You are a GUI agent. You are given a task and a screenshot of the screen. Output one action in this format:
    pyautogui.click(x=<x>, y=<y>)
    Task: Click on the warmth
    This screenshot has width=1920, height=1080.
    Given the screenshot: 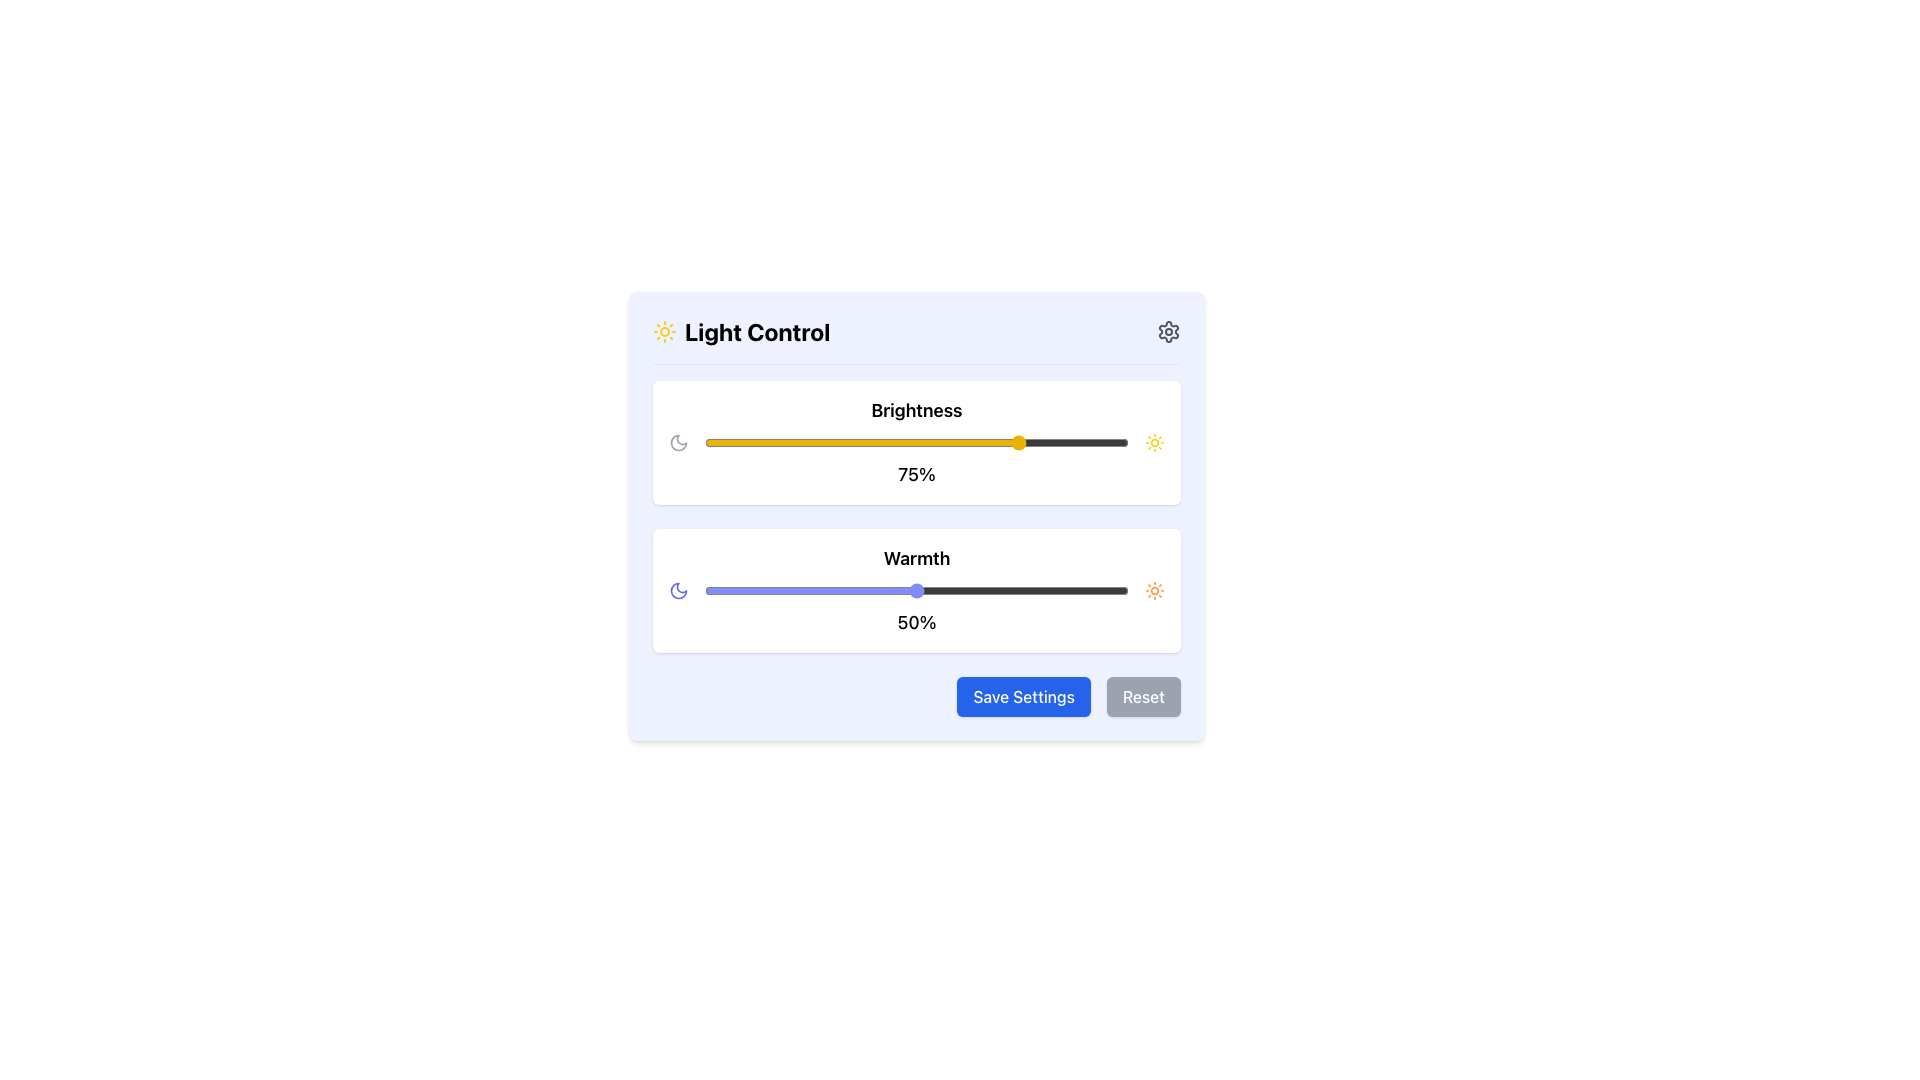 What is the action you would take?
    pyautogui.click(x=870, y=589)
    